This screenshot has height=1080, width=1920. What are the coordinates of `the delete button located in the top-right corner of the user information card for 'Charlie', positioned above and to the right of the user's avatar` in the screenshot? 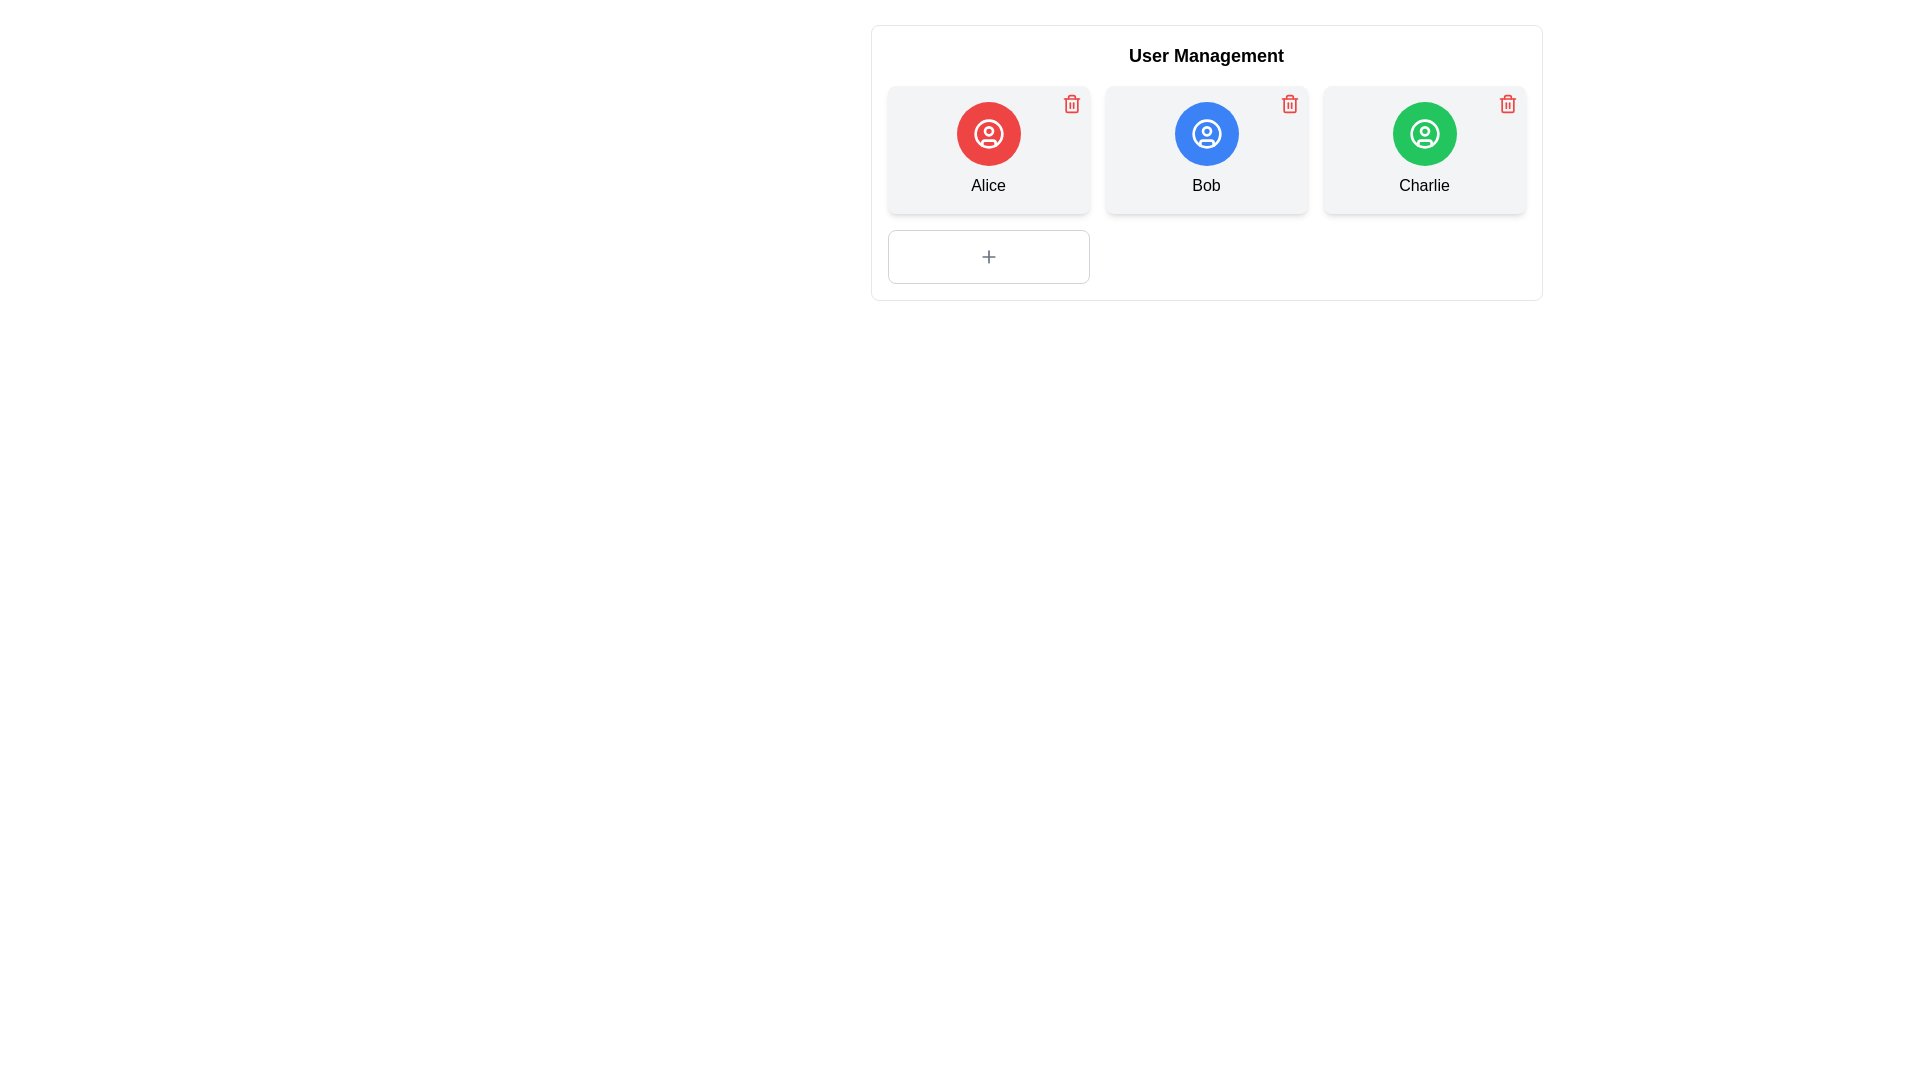 It's located at (1507, 104).